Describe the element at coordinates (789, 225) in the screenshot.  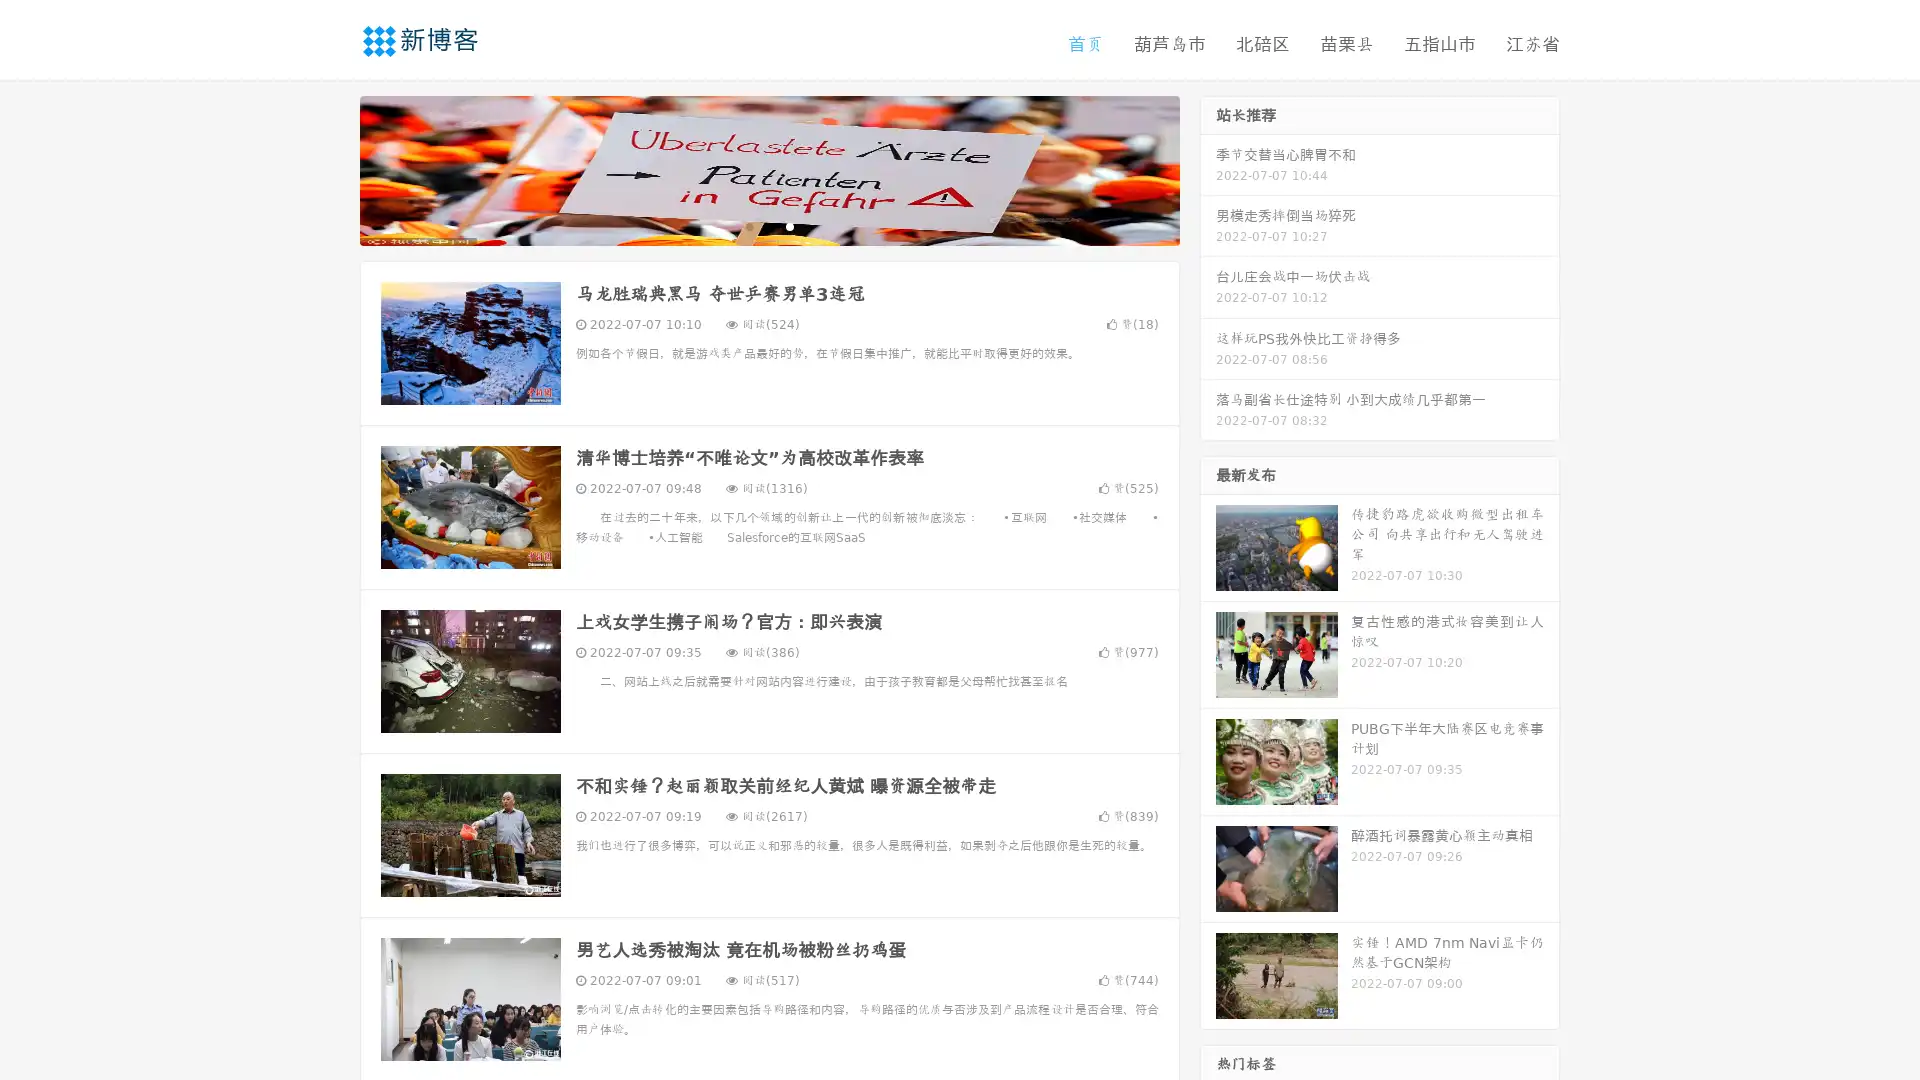
I see `Go to slide 3` at that location.